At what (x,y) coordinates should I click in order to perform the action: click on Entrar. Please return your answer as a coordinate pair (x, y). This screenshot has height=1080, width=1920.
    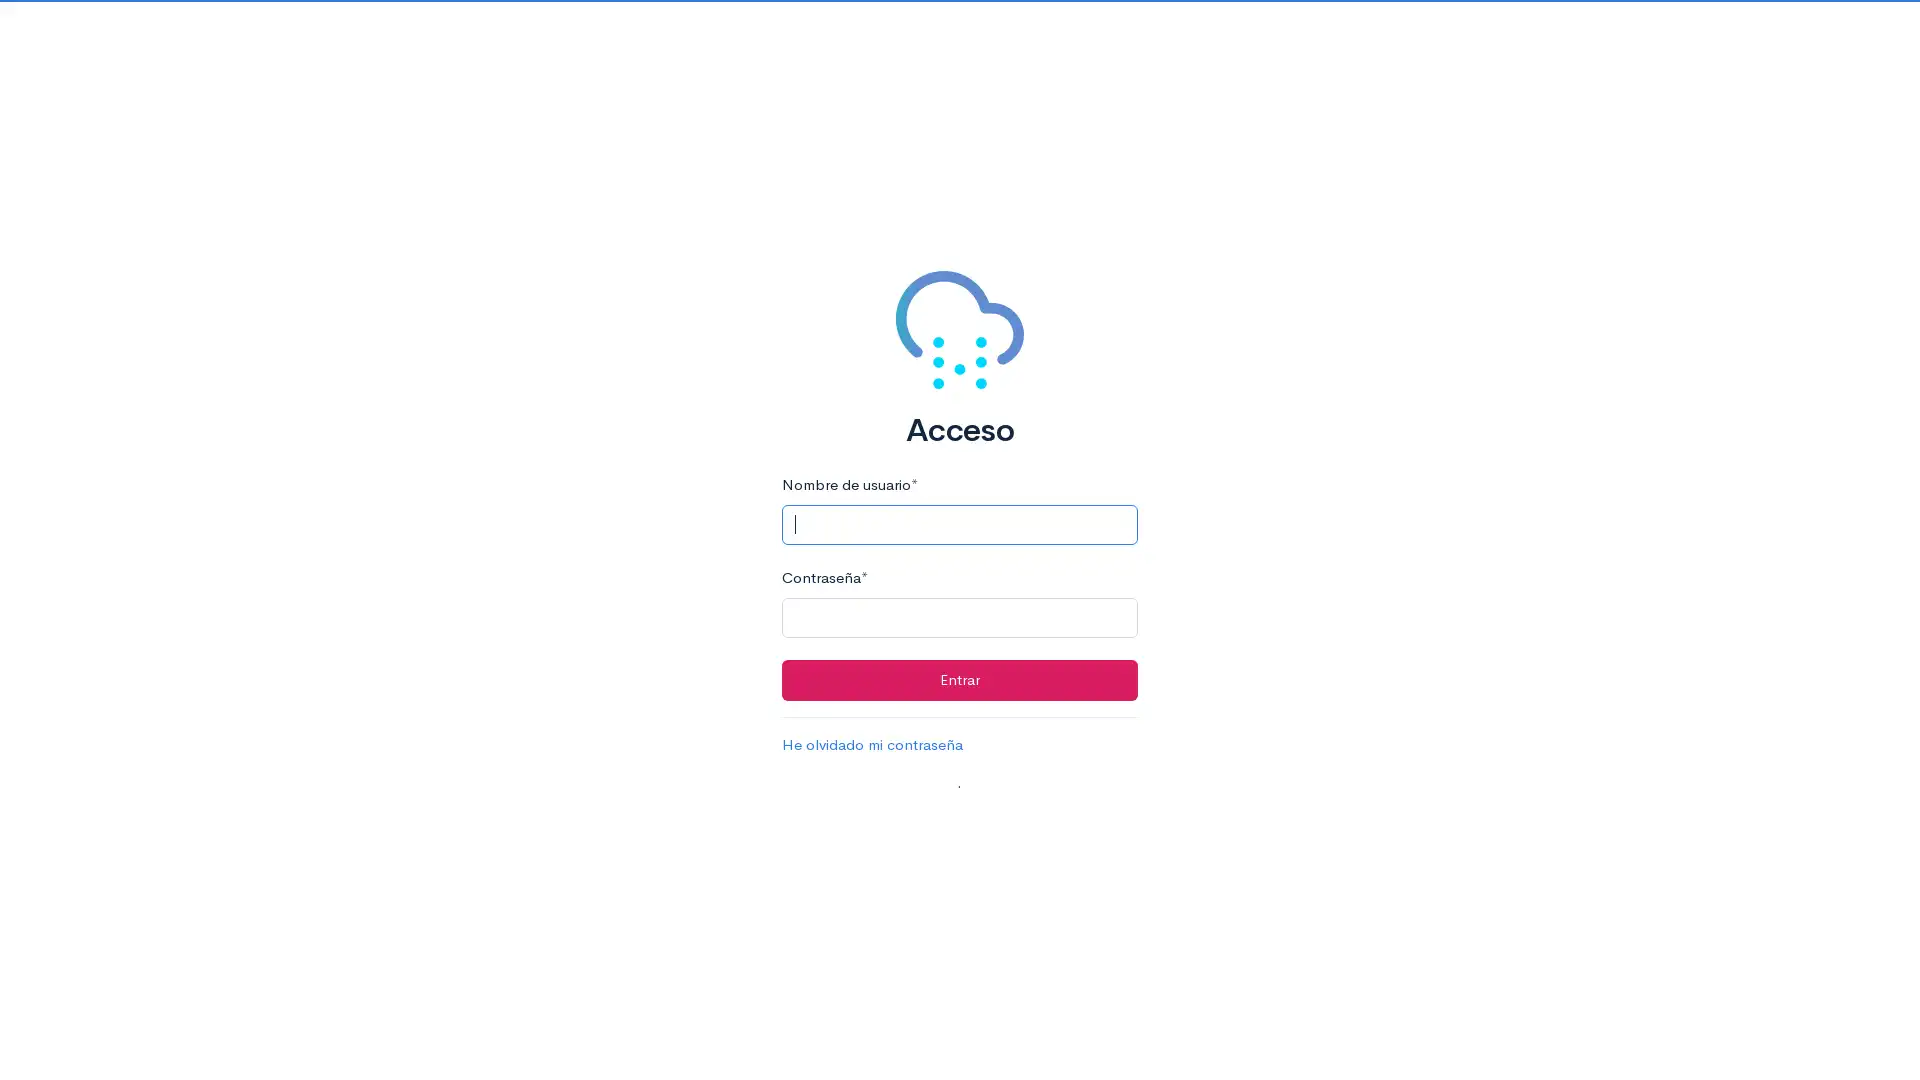
    Looking at the image, I should click on (958, 678).